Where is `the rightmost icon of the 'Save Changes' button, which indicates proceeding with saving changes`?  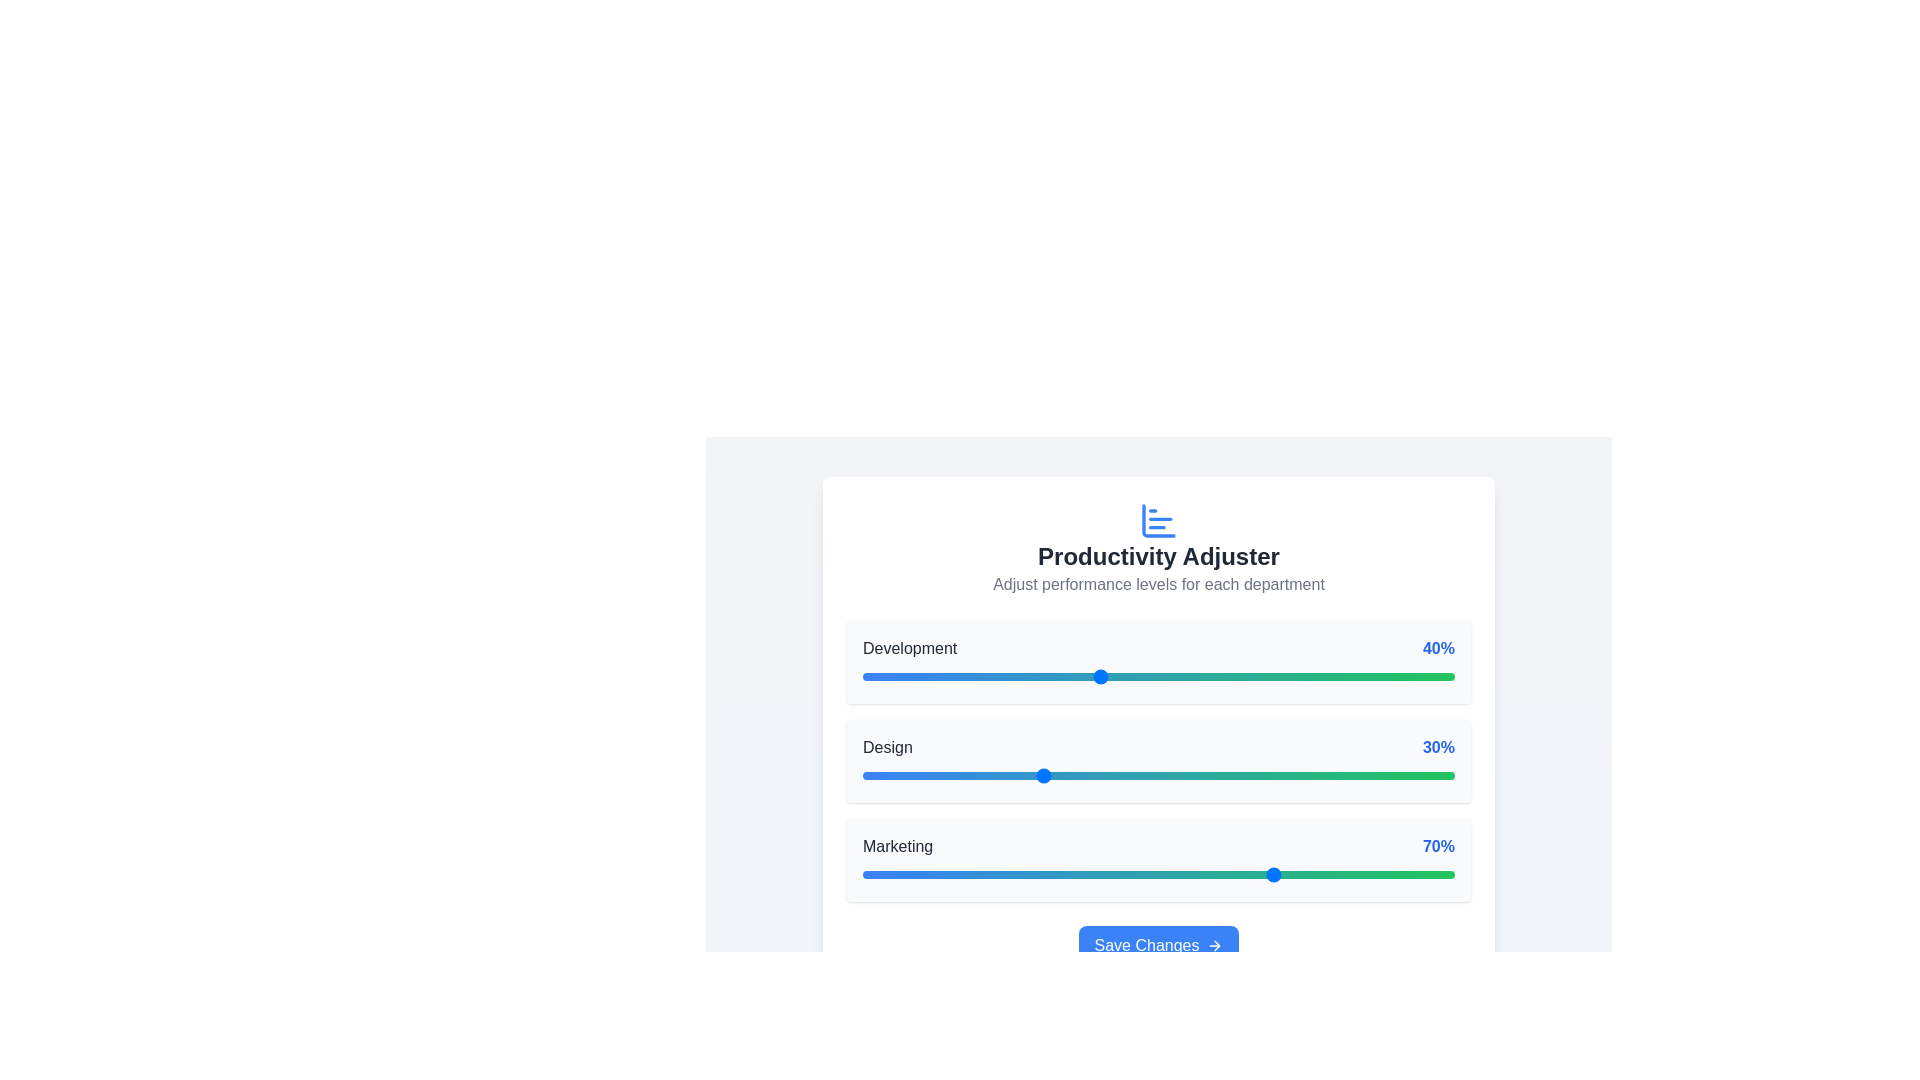 the rightmost icon of the 'Save Changes' button, which indicates proceeding with saving changes is located at coordinates (1214, 945).